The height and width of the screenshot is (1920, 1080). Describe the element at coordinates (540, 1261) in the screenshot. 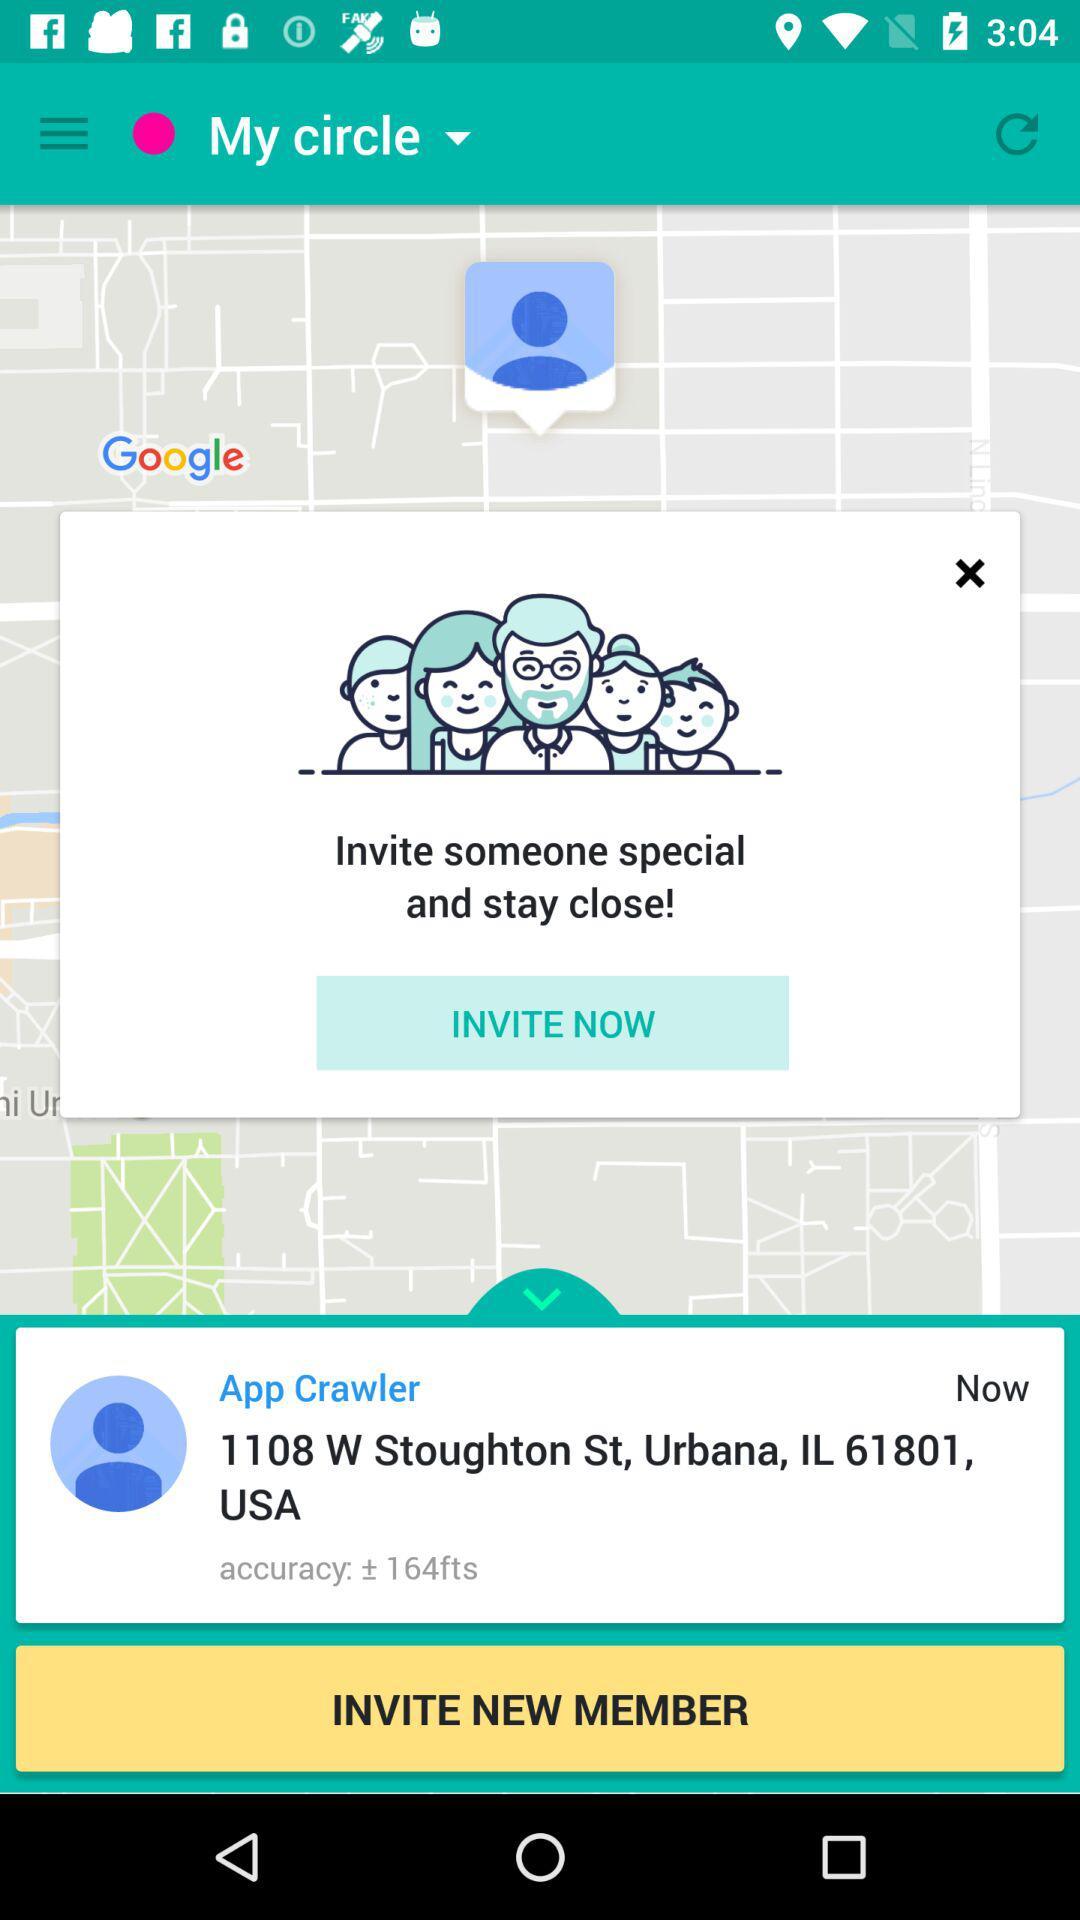

I see `the icon above the app crawler item` at that location.